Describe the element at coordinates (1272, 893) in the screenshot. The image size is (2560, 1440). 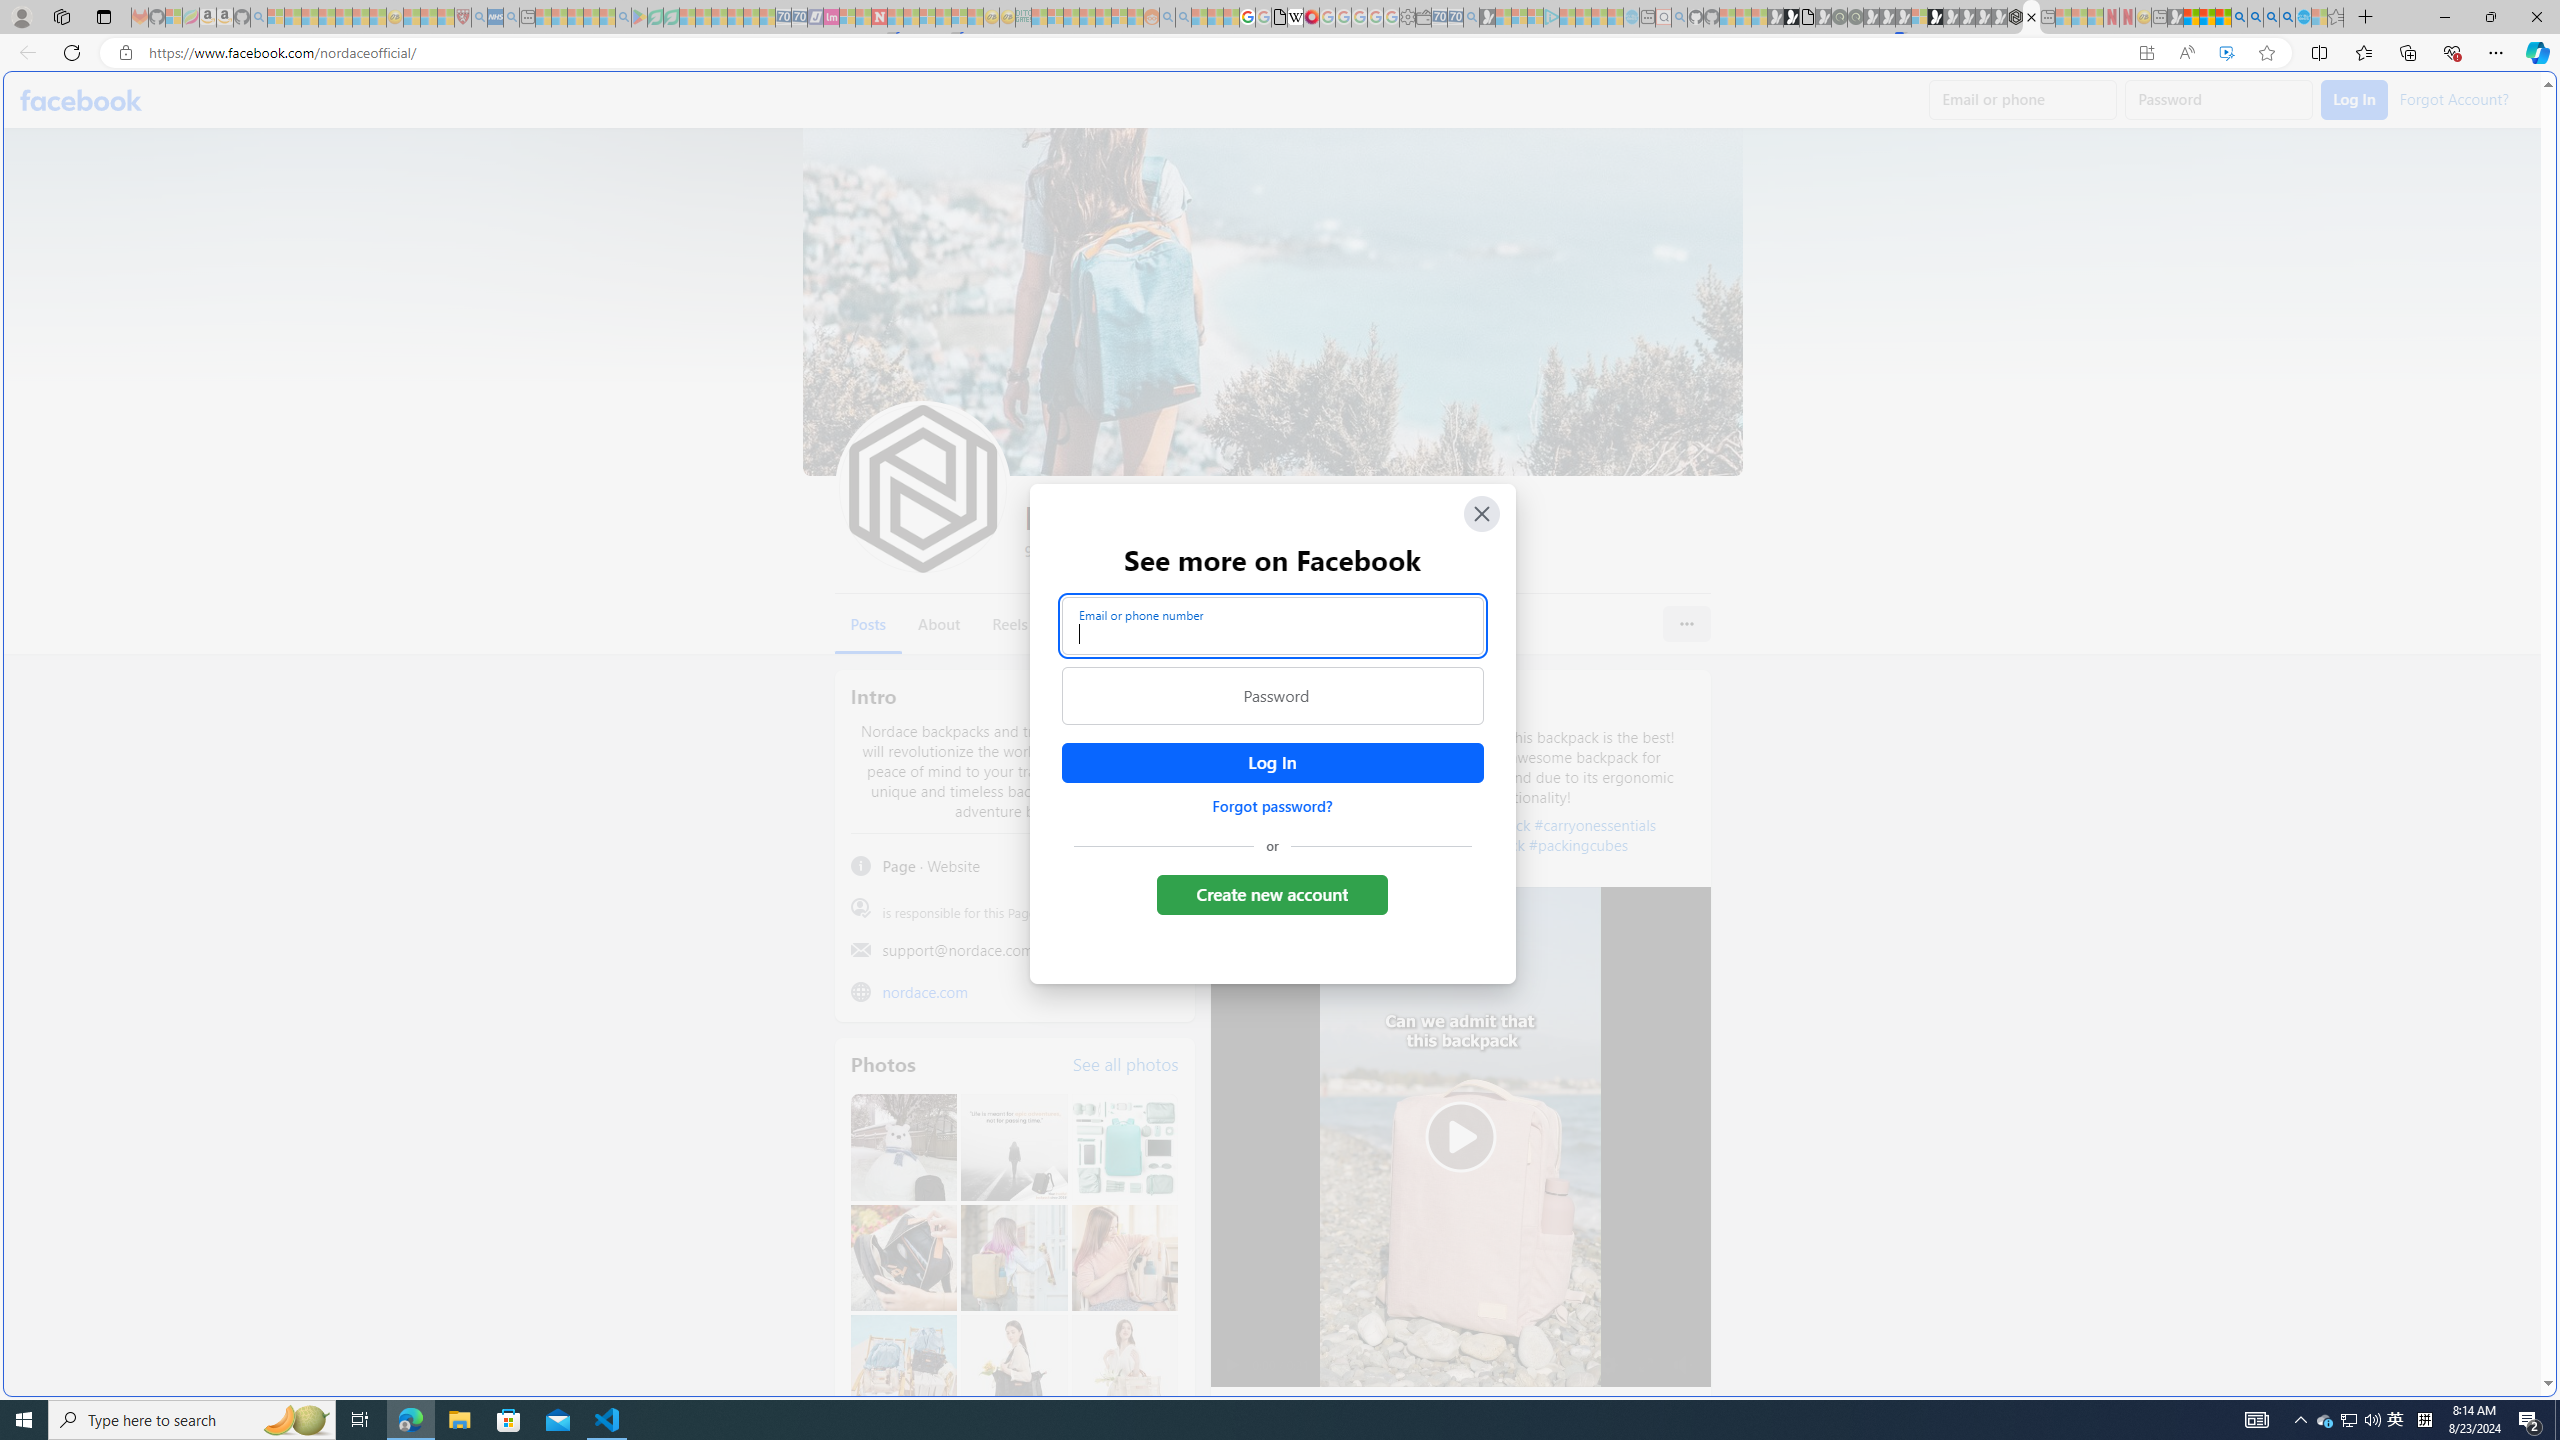
I see `'Create new account'` at that location.